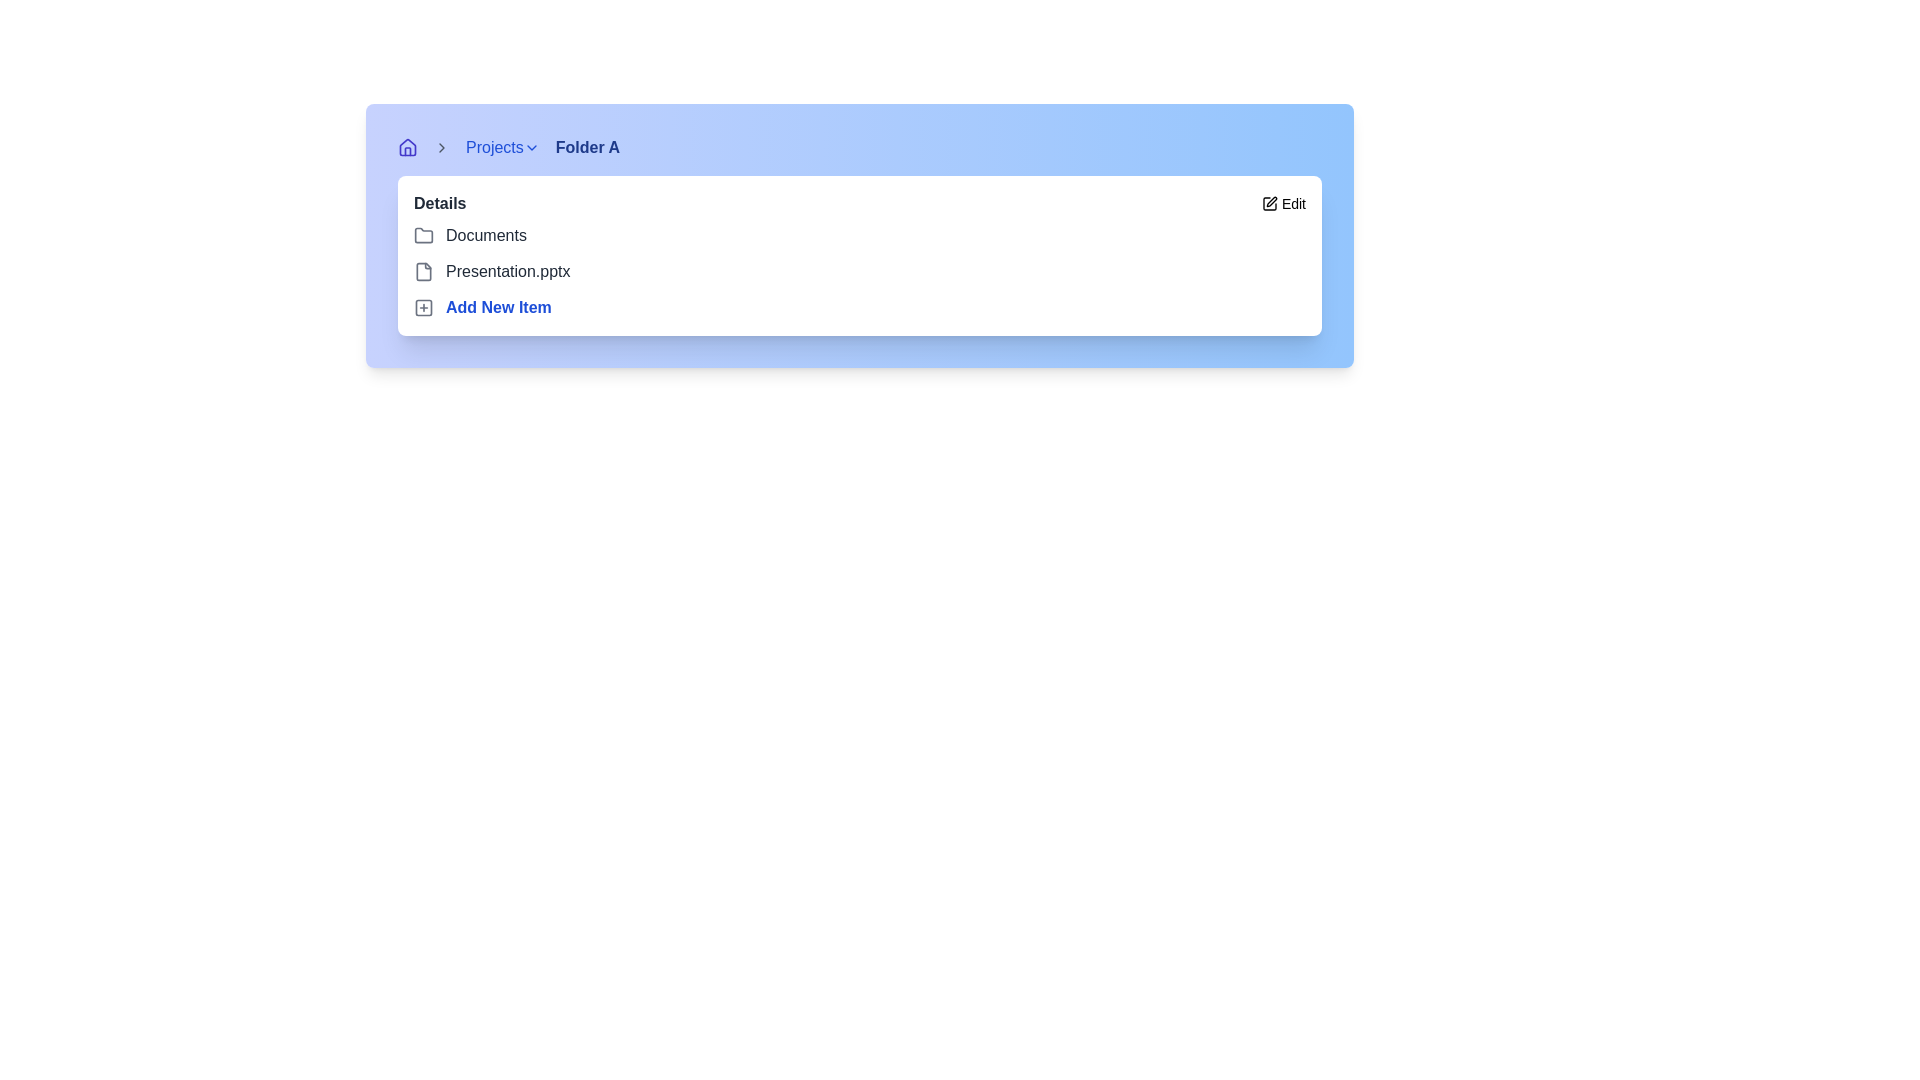 This screenshot has width=1920, height=1080. I want to click on the home-navigation icon, so click(407, 146).